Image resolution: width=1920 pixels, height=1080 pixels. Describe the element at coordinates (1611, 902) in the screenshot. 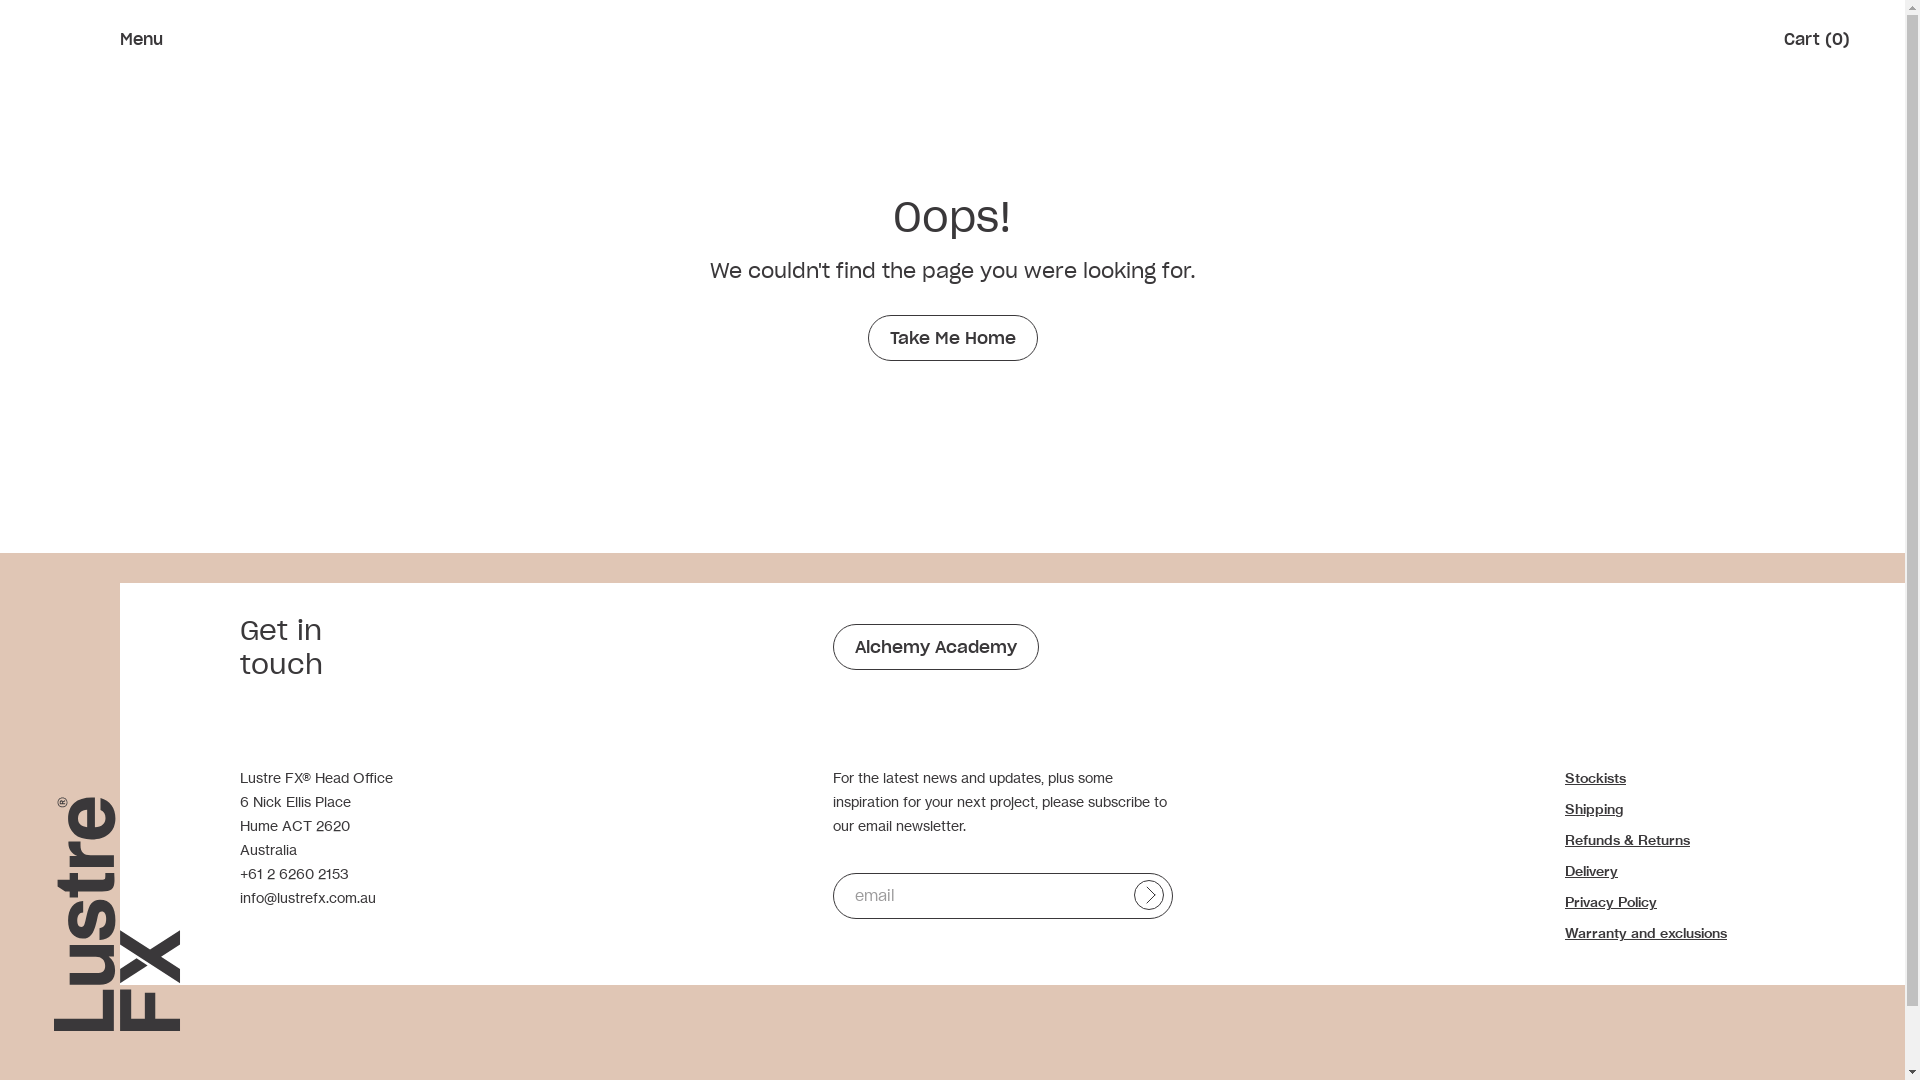

I see `'Privacy Policy'` at that location.